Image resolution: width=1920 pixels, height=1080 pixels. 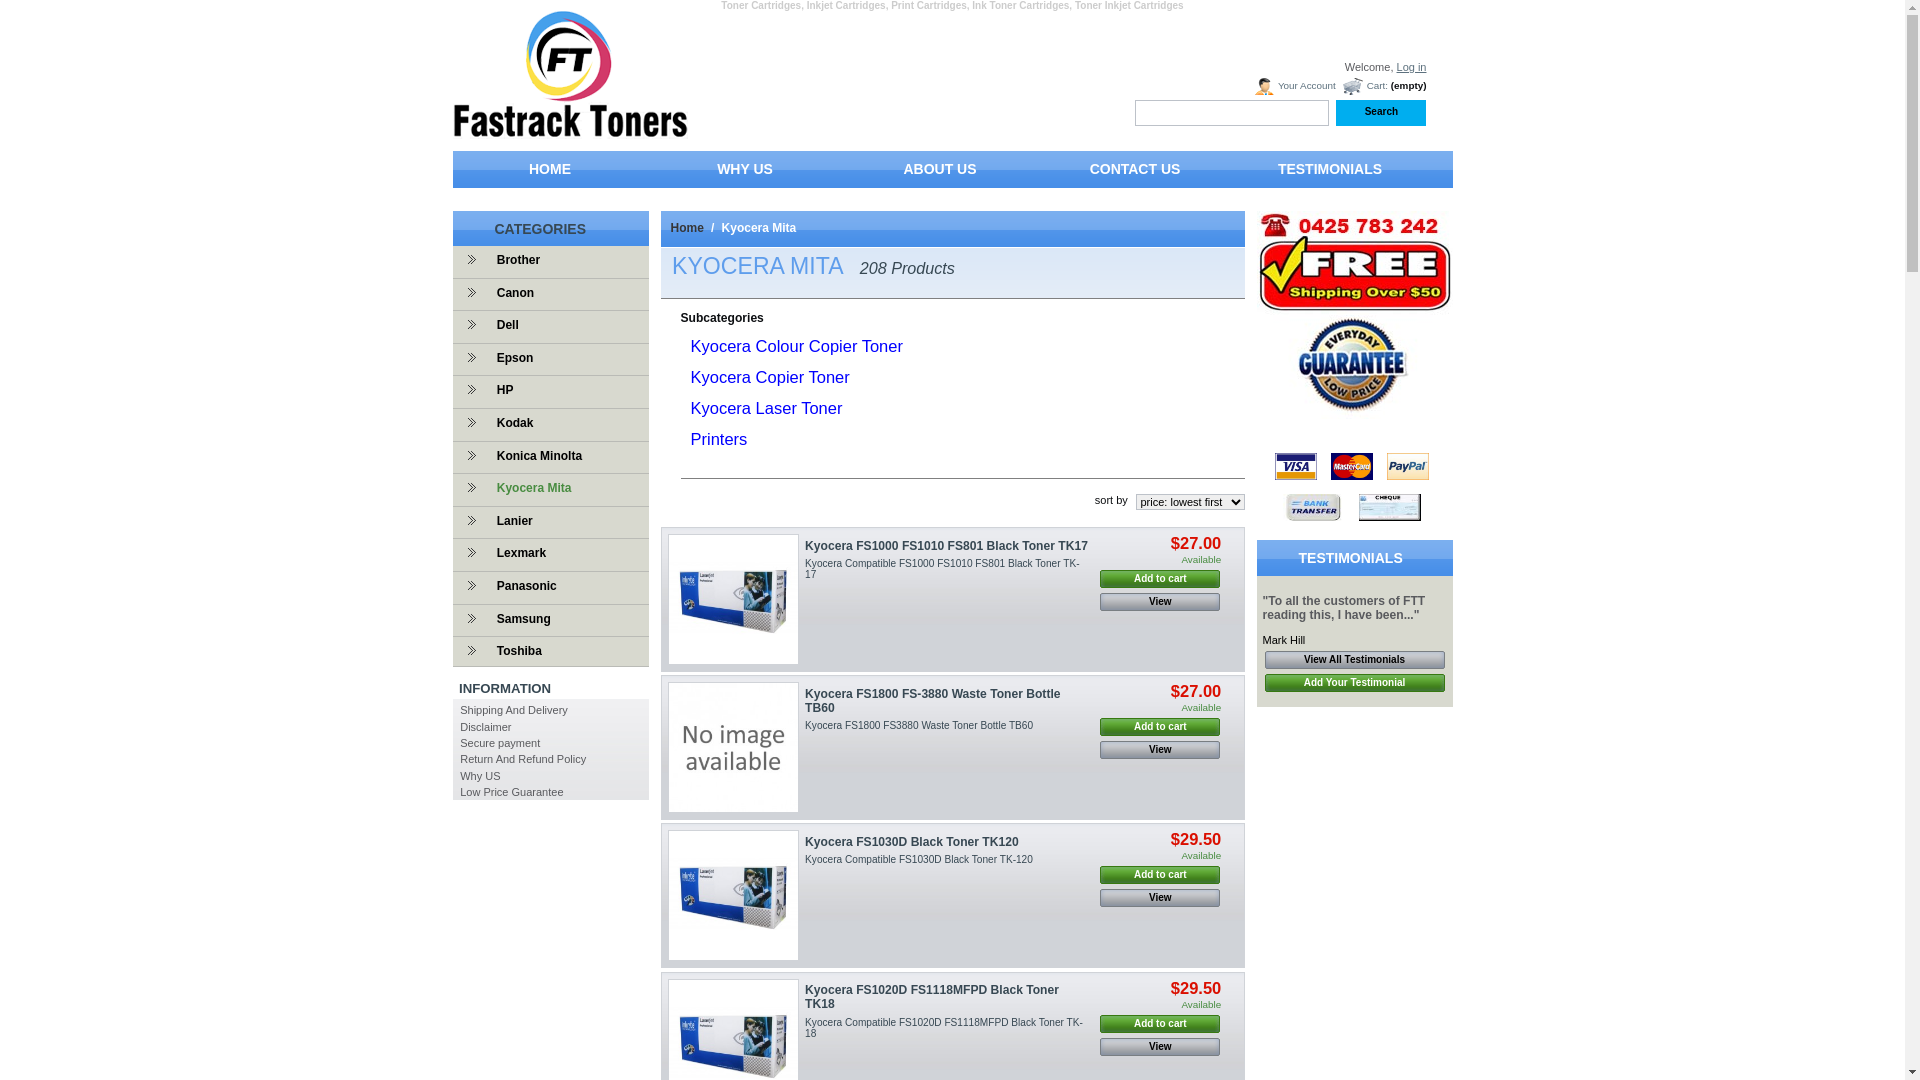 I want to click on 'HOME', so click(x=450, y=172).